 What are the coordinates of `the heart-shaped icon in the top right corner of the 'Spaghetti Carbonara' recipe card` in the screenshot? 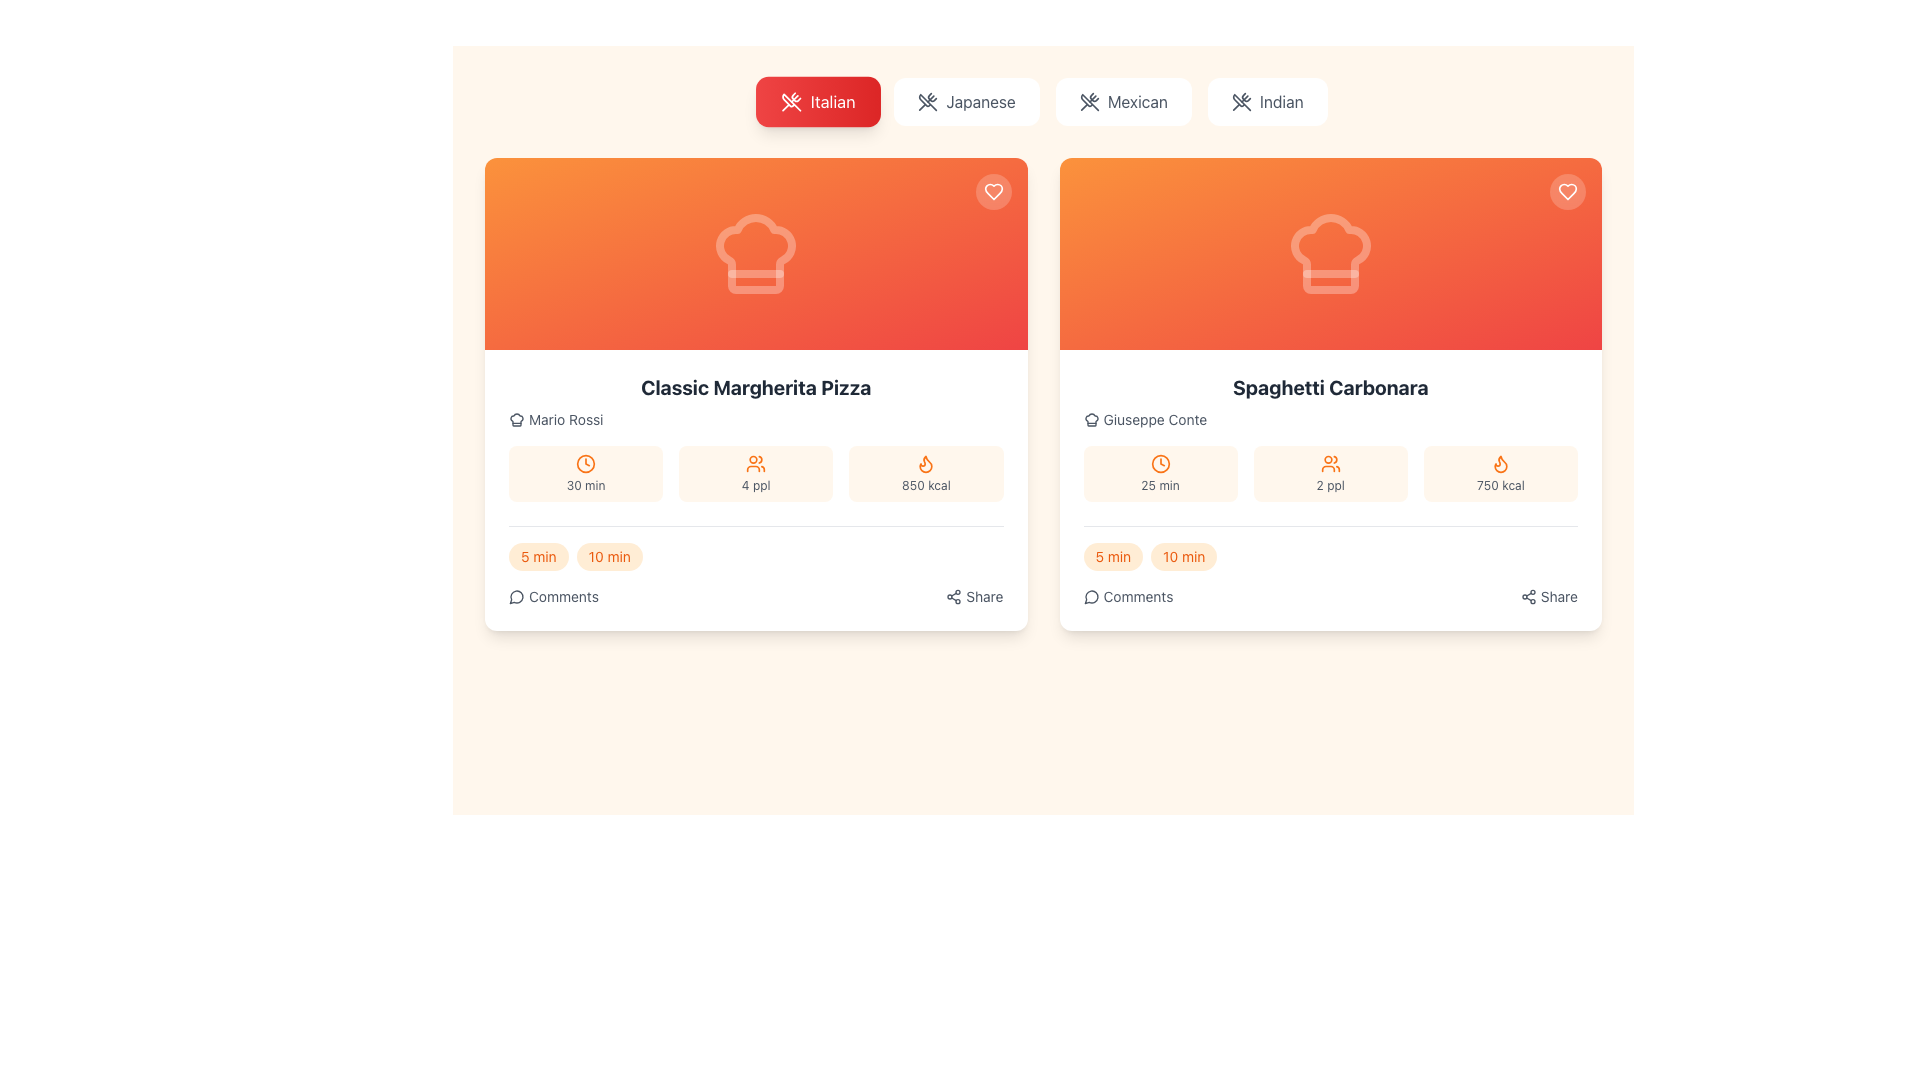 It's located at (1567, 192).